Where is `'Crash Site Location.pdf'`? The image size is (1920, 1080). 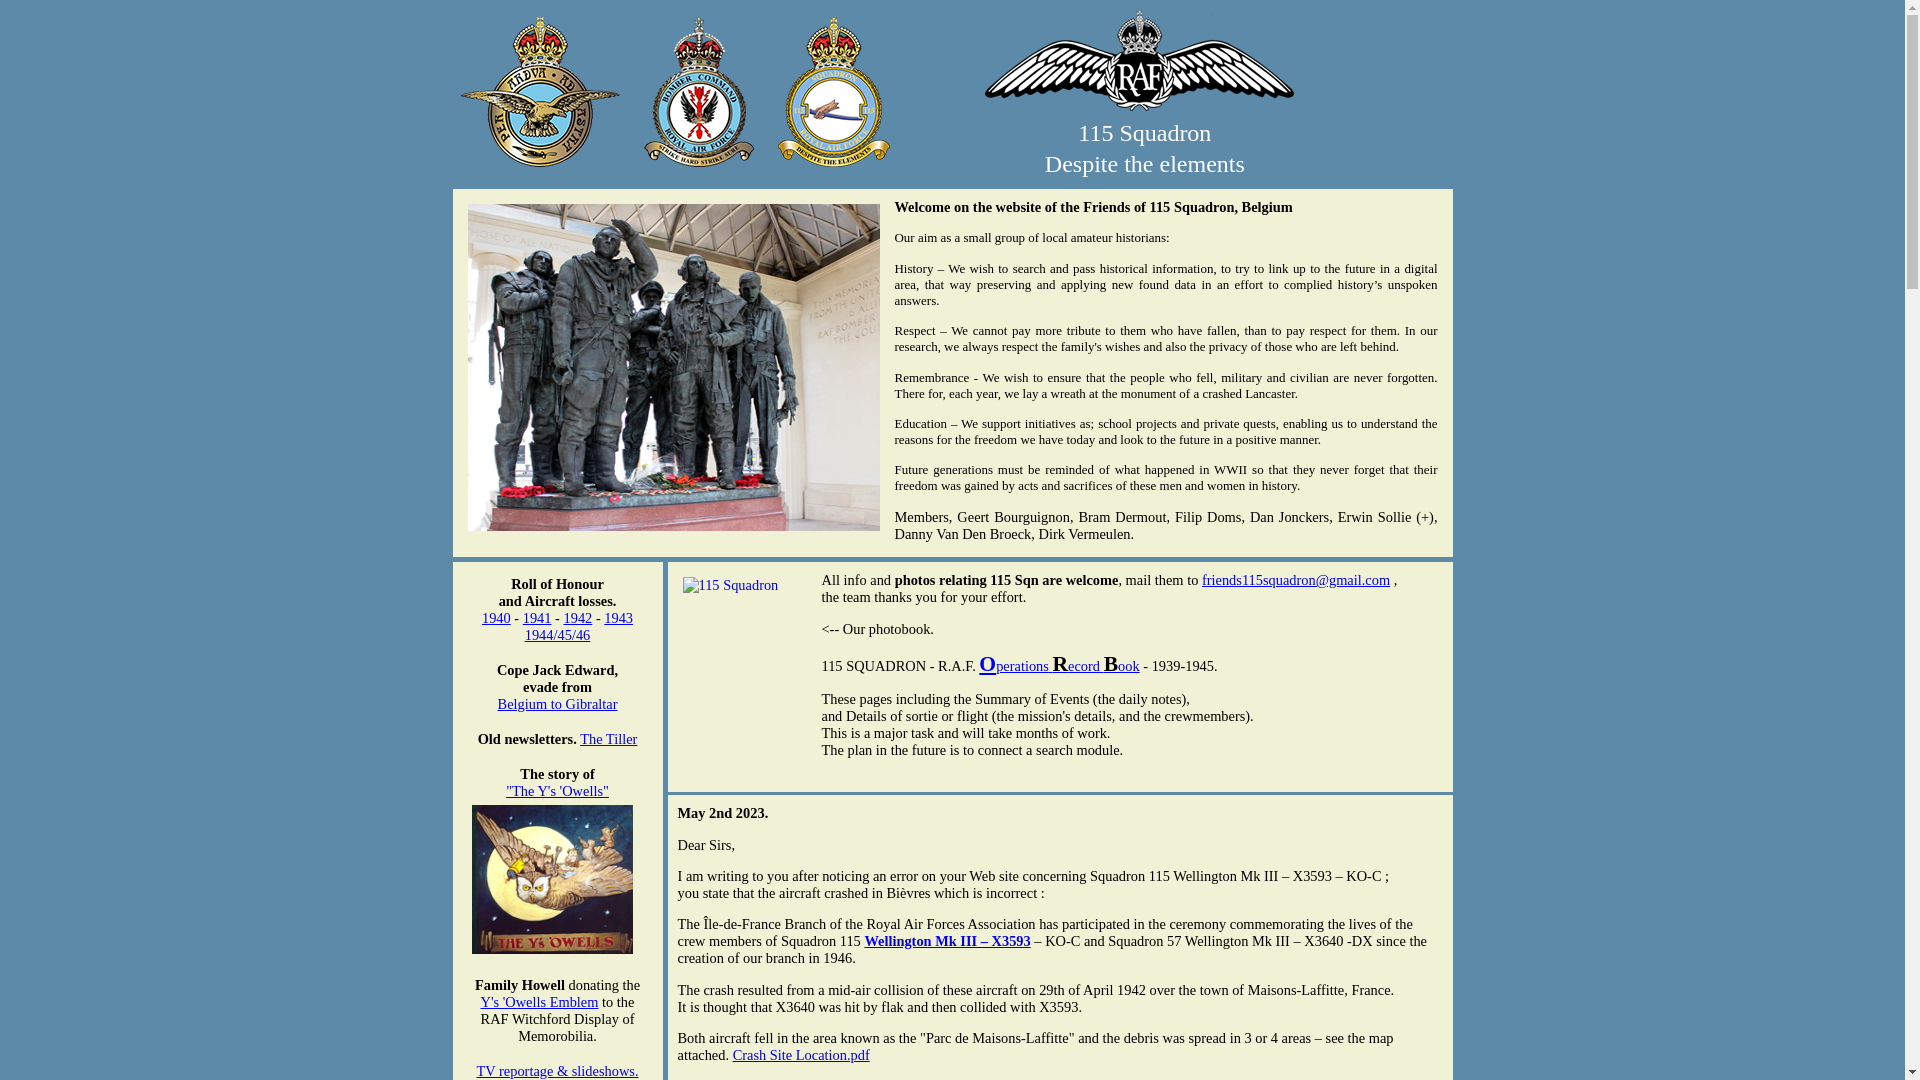 'Crash Site Location.pdf' is located at coordinates (801, 1054).